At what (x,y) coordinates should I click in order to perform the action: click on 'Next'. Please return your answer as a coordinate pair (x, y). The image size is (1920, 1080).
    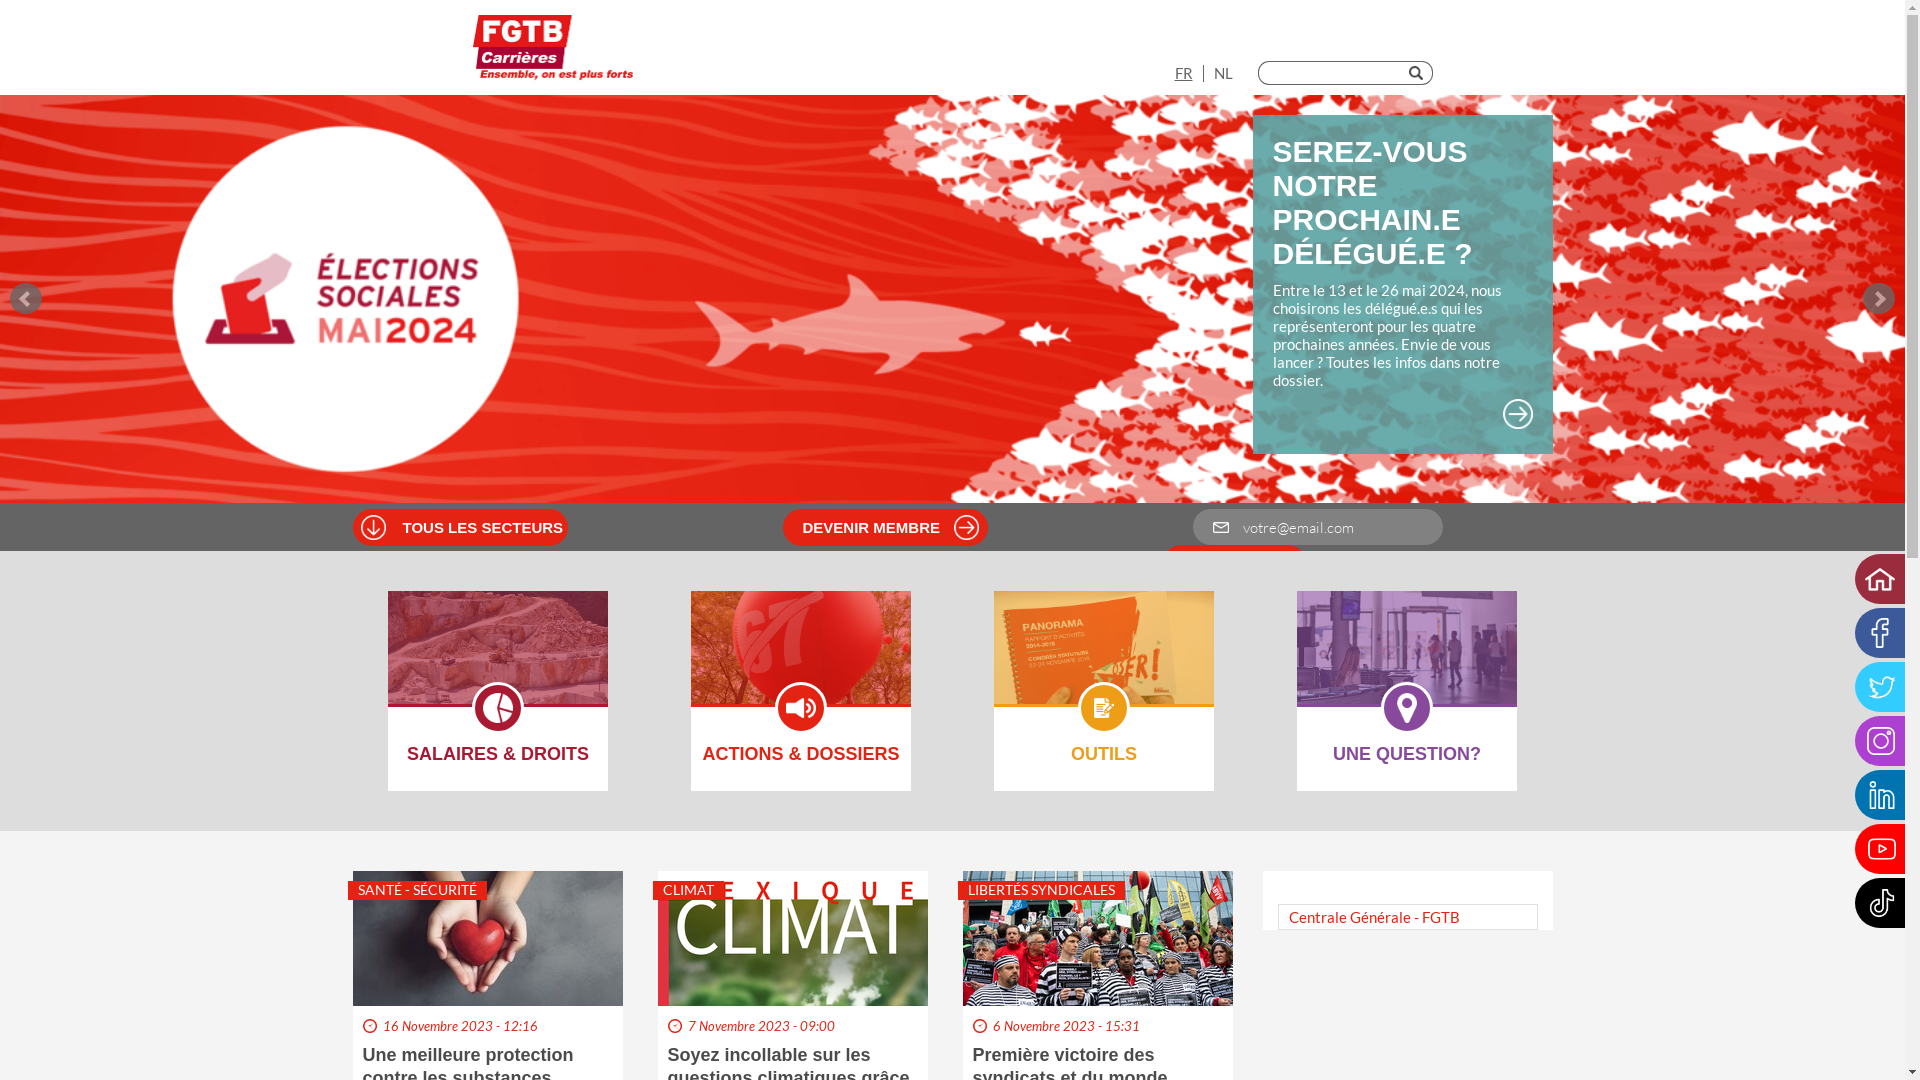
    Looking at the image, I should click on (1877, 299).